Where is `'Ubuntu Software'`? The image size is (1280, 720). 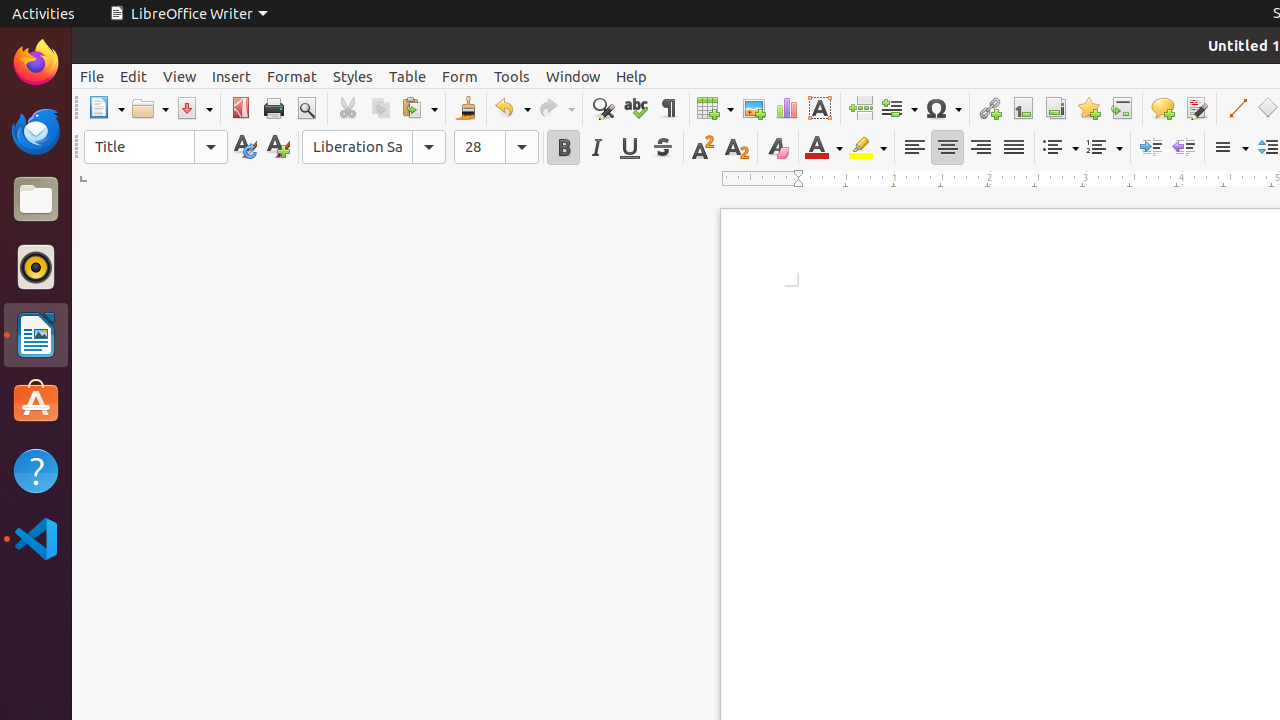 'Ubuntu Software' is located at coordinates (35, 403).